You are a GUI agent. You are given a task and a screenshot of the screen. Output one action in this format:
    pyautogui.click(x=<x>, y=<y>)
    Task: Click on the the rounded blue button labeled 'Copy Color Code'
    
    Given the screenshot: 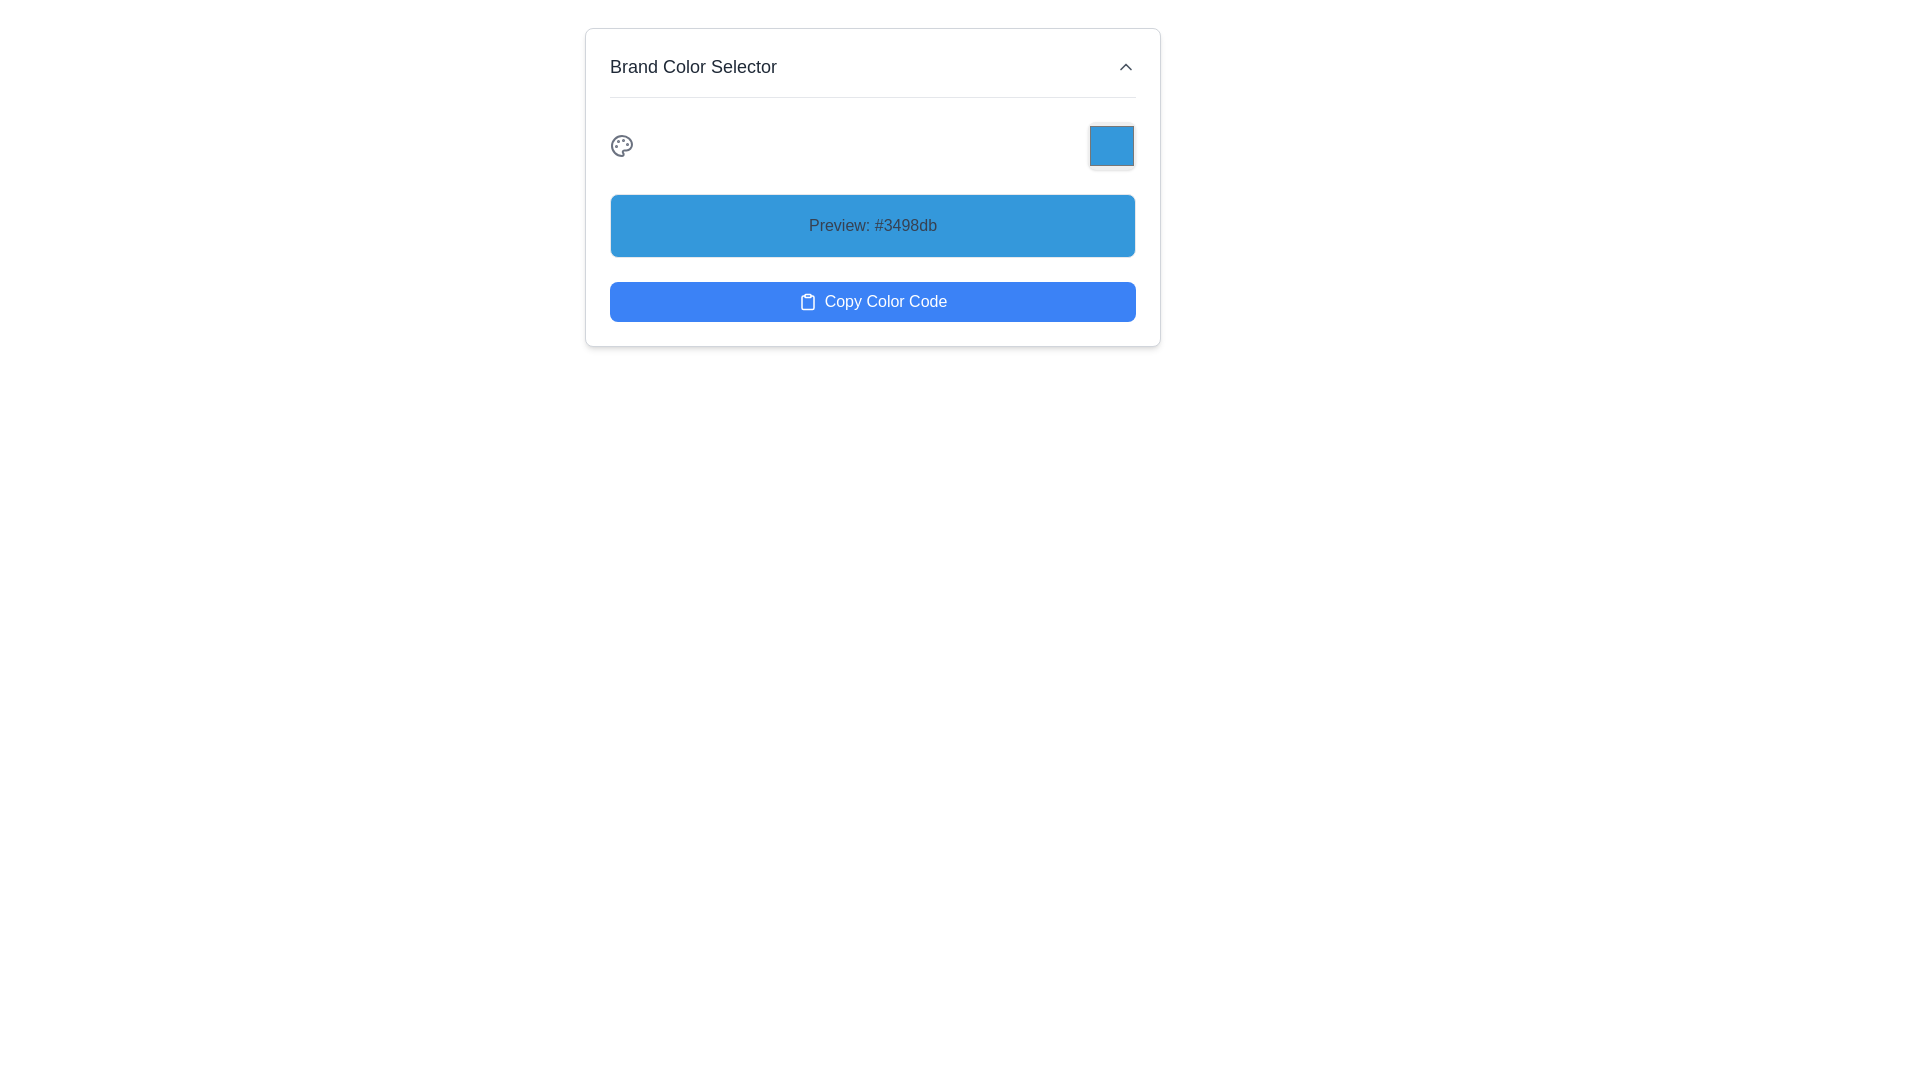 What is the action you would take?
    pyautogui.click(x=873, y=301)
    